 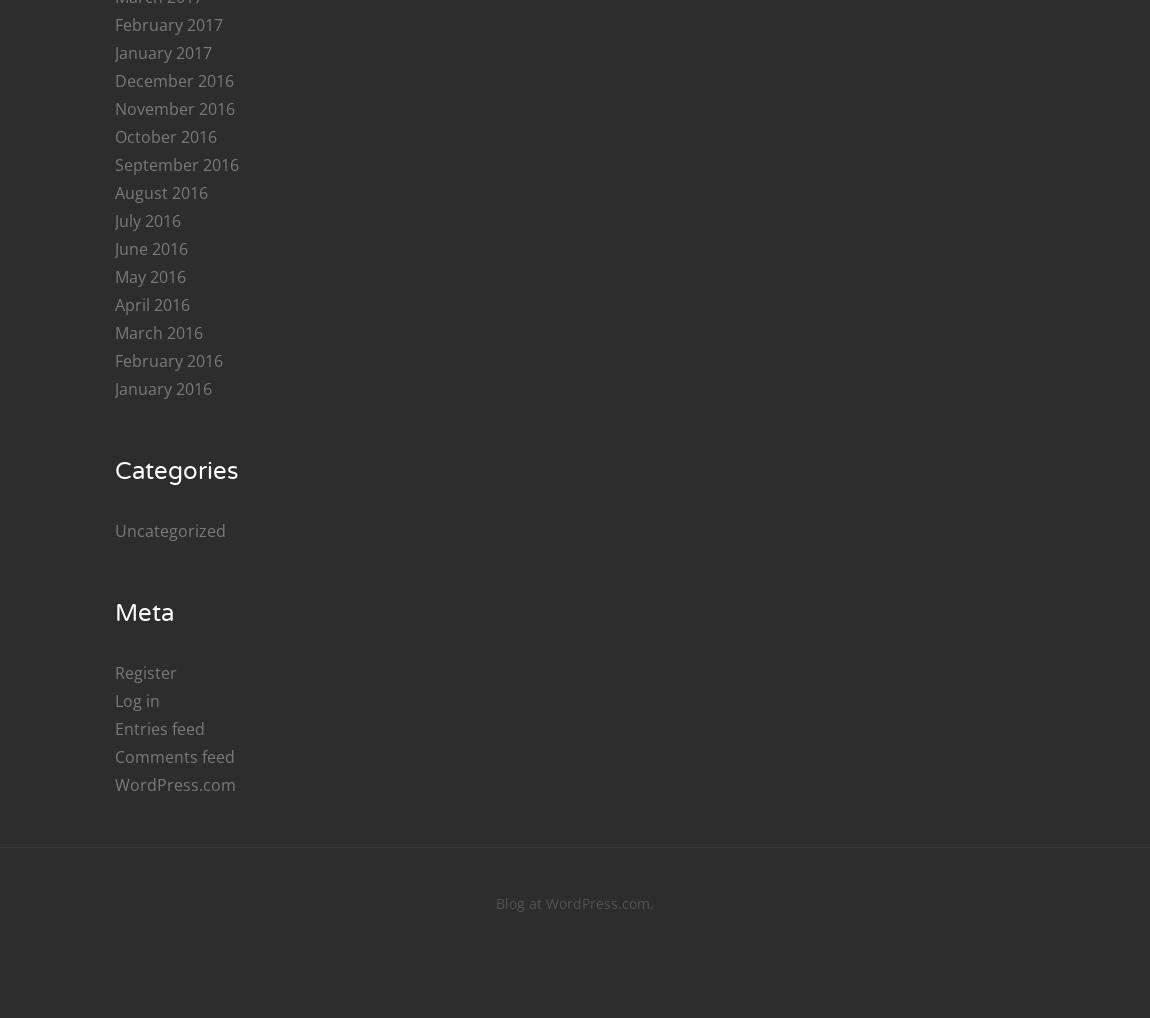 I want to click on 'January 2020', so click(x=162, y=201).